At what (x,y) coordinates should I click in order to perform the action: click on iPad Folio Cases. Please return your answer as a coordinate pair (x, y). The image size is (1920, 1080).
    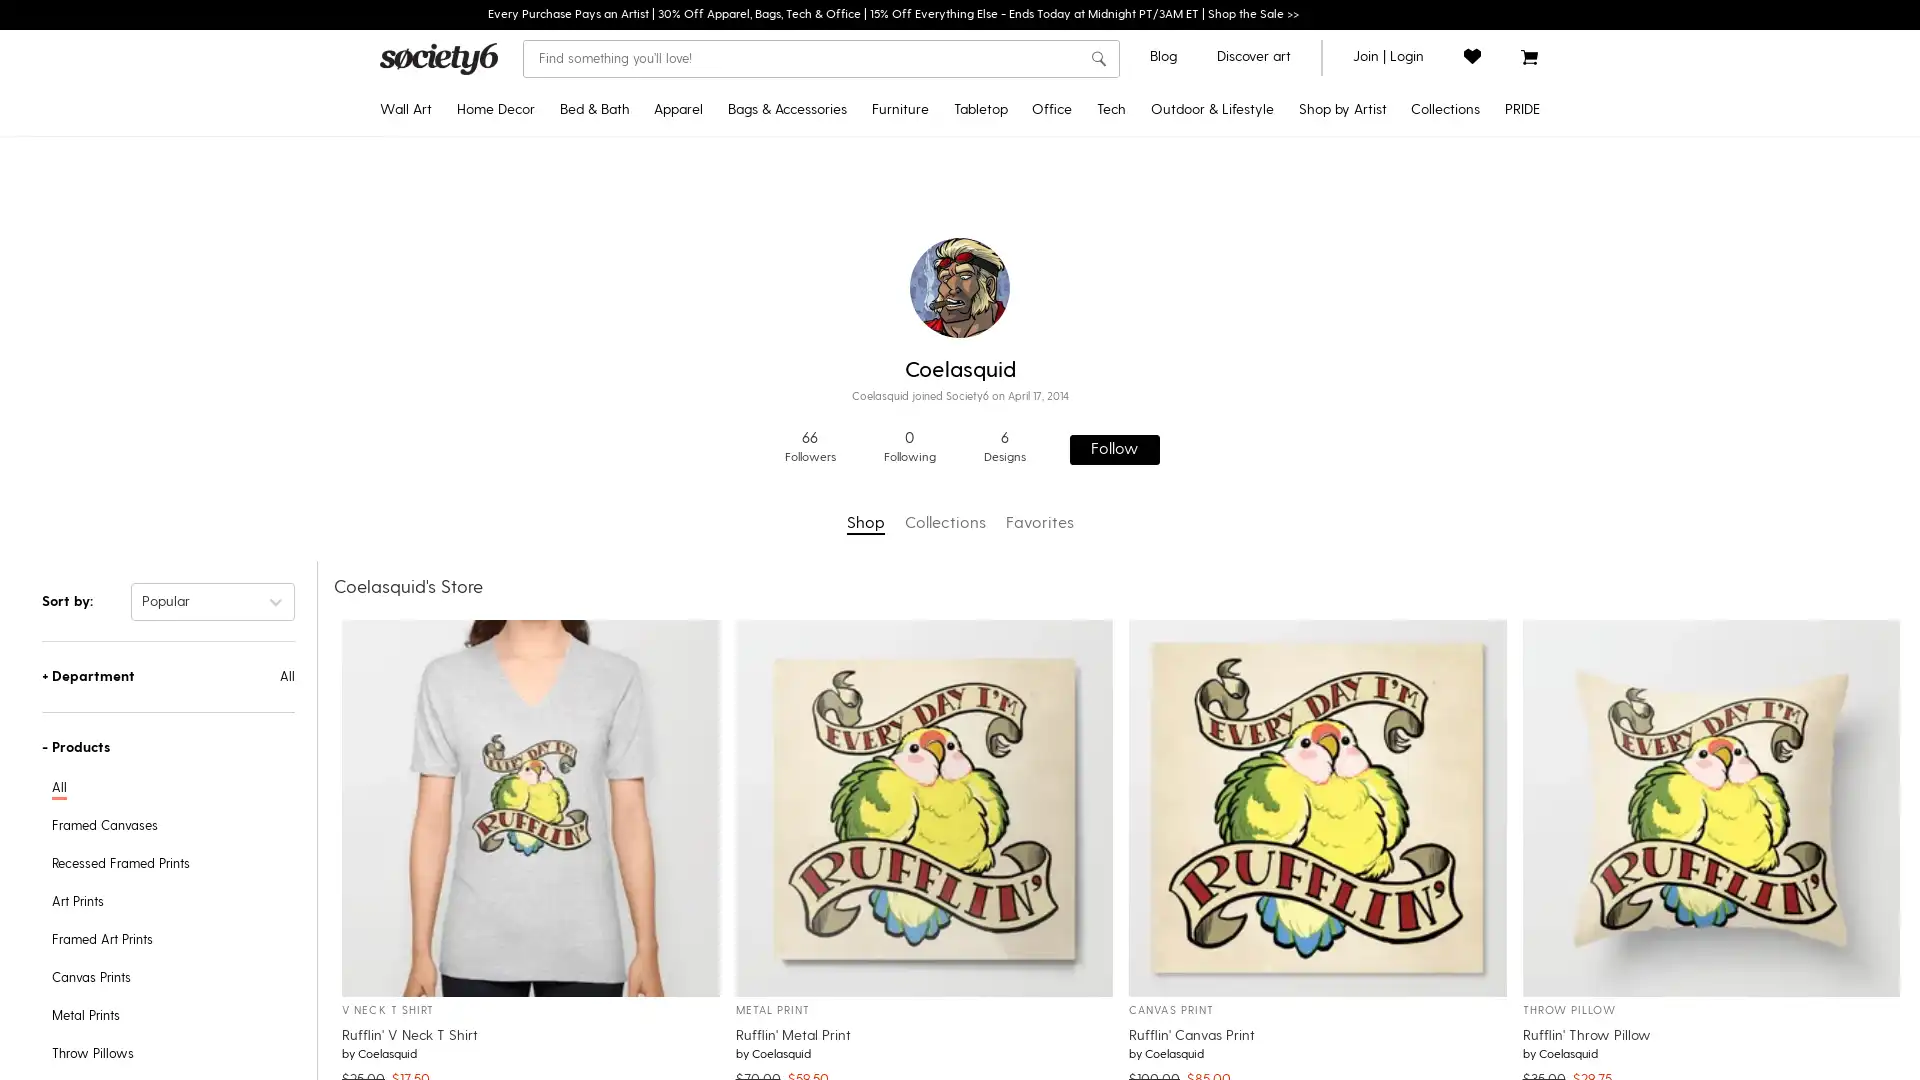
    Looking at the image, I should click on (1182, 353).